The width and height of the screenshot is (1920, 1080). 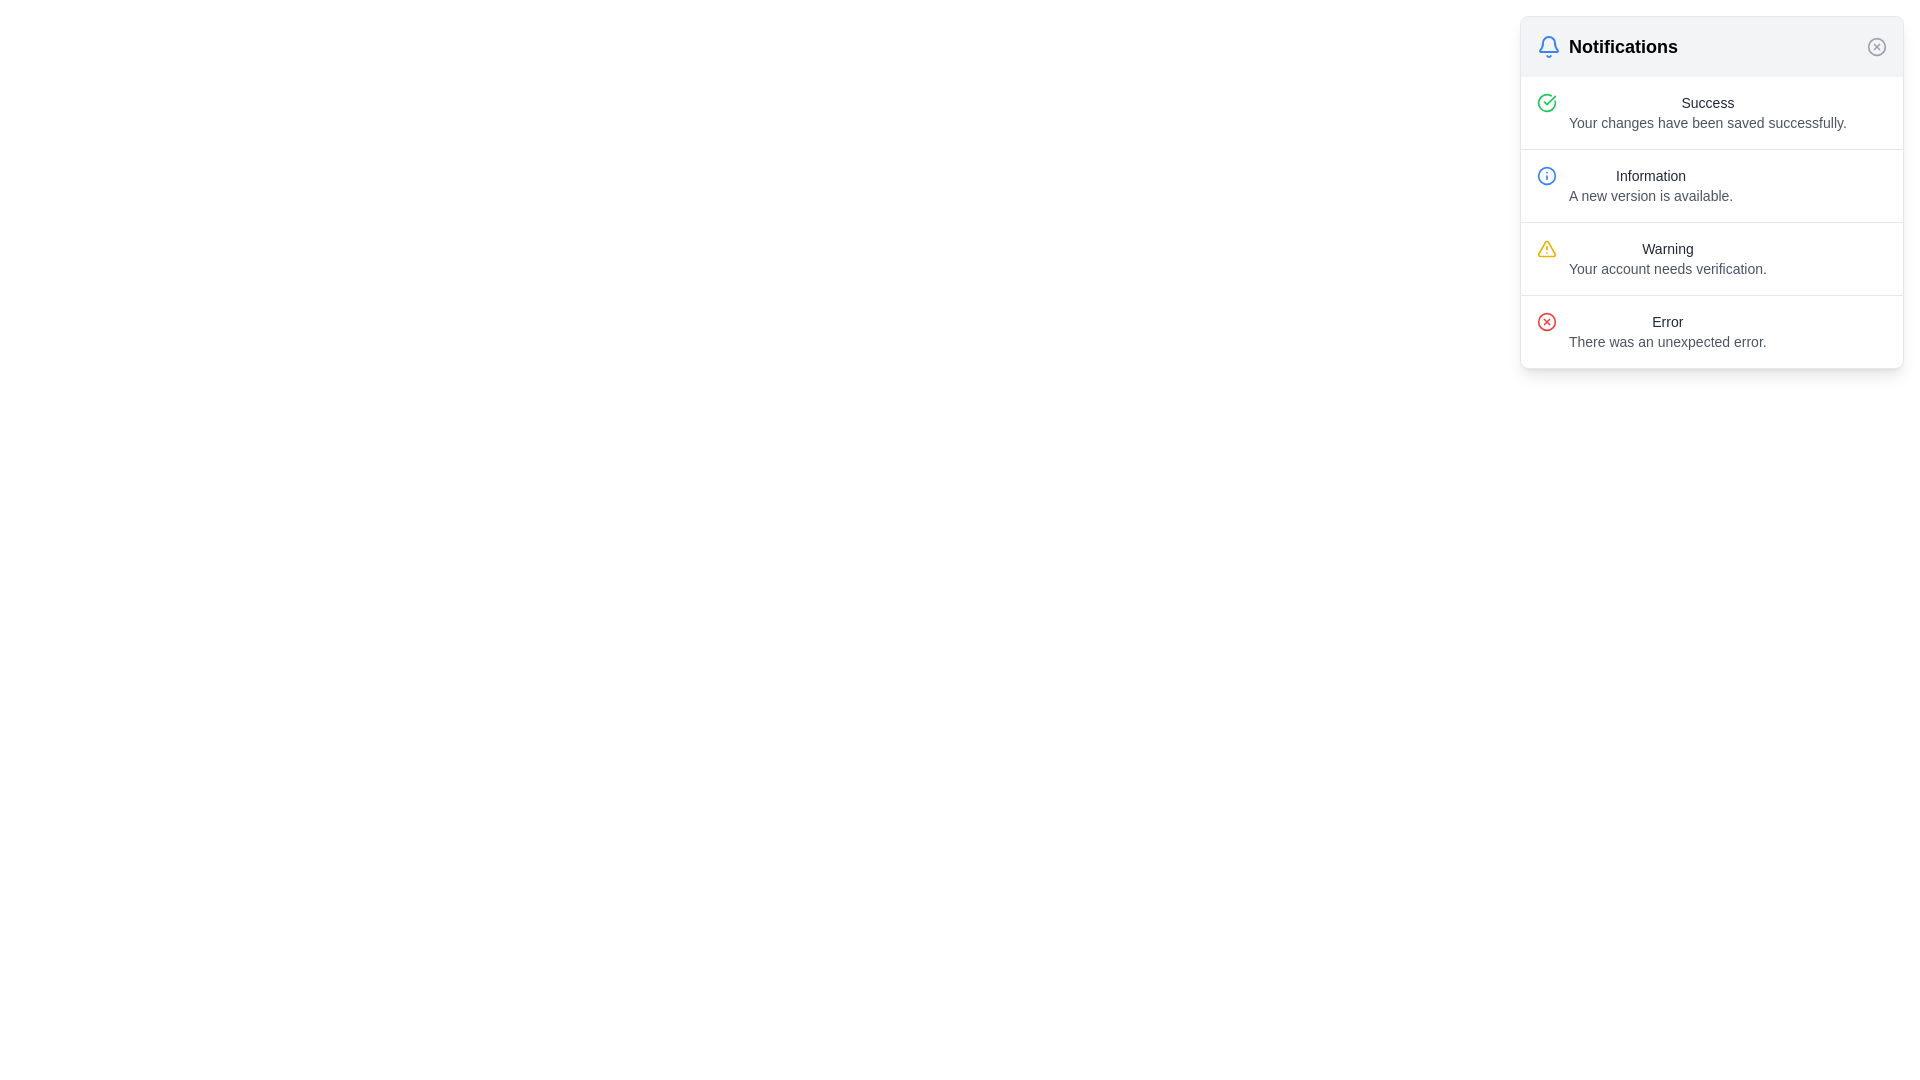 I want to click on the Text Label displaying 'A new version is available.' located underneath the 'Information' label in the notifications panel, so click(x=1651, y=196).